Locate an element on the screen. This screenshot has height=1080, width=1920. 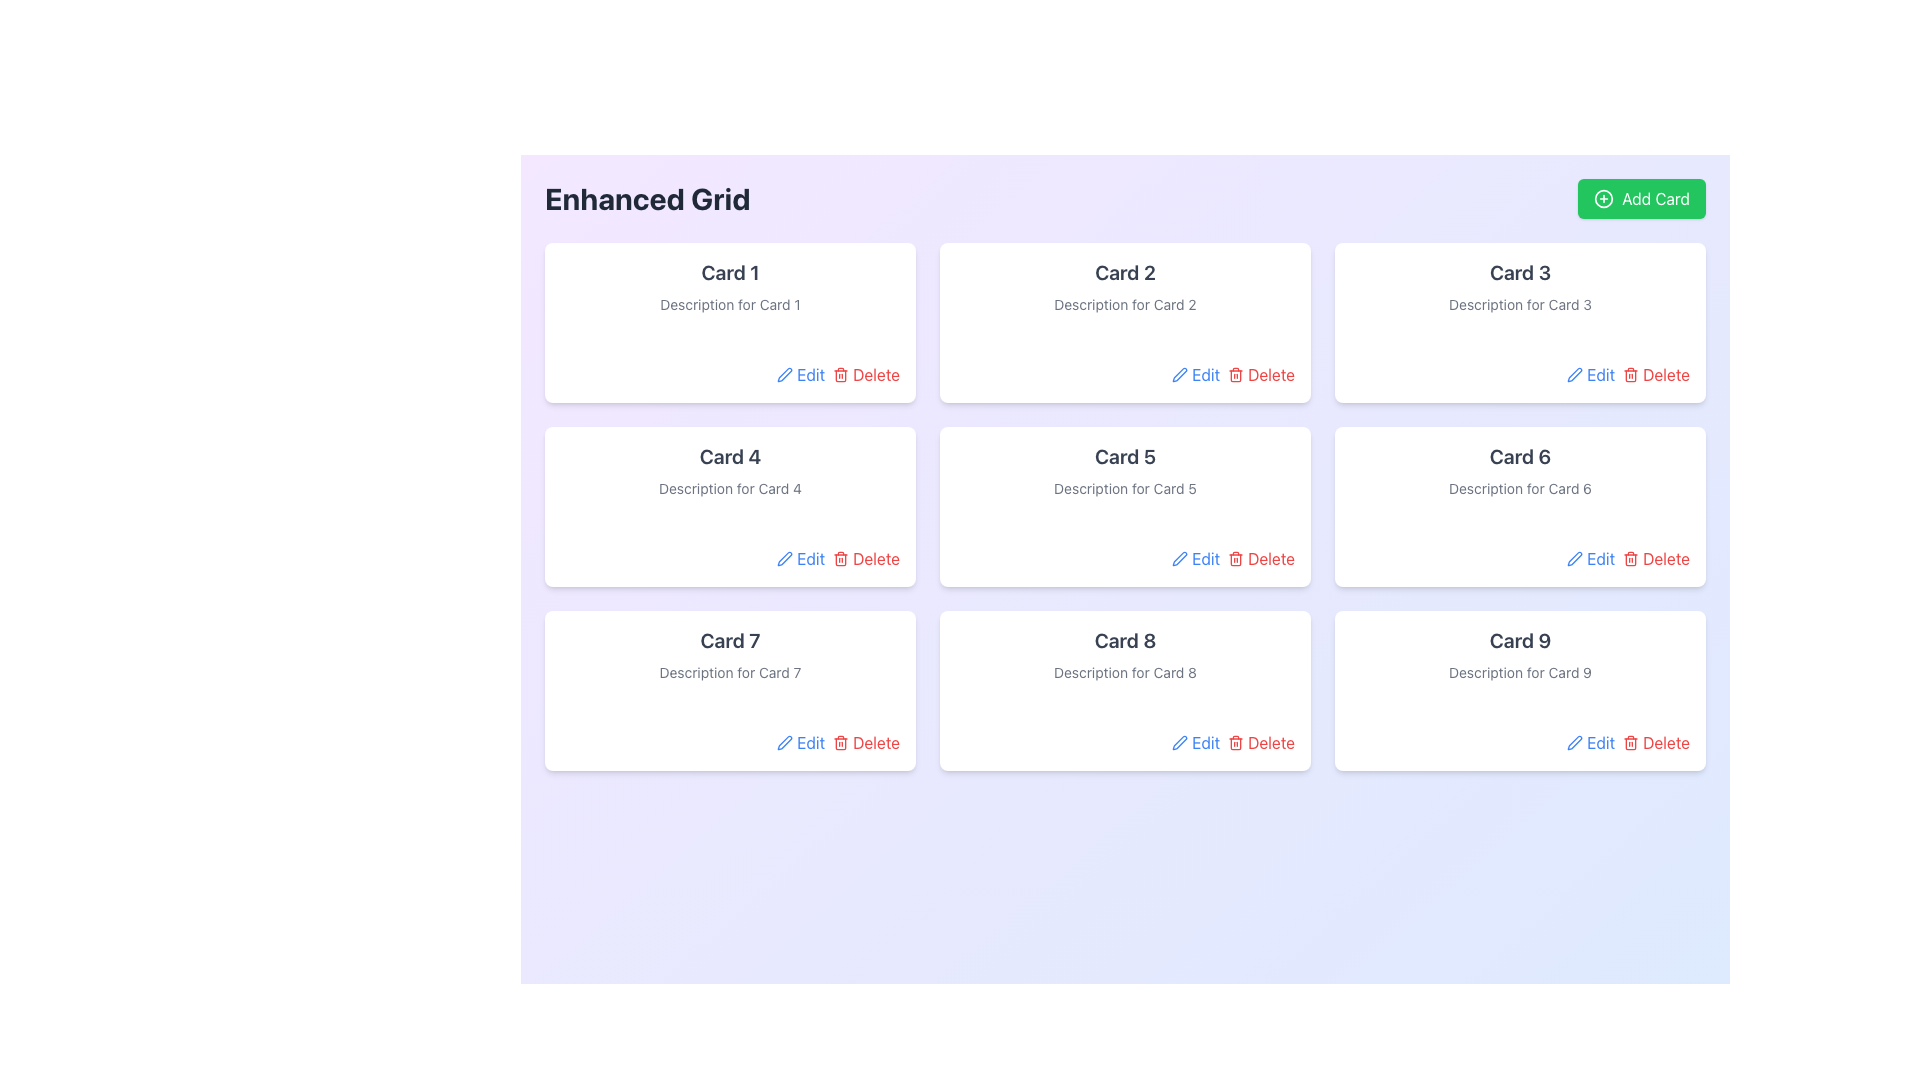
the decorative icon indicating the 'Edit' functionality next to the 'Edit' text under 'Card 4' in the grid layout is located at coordinates (784, 559).